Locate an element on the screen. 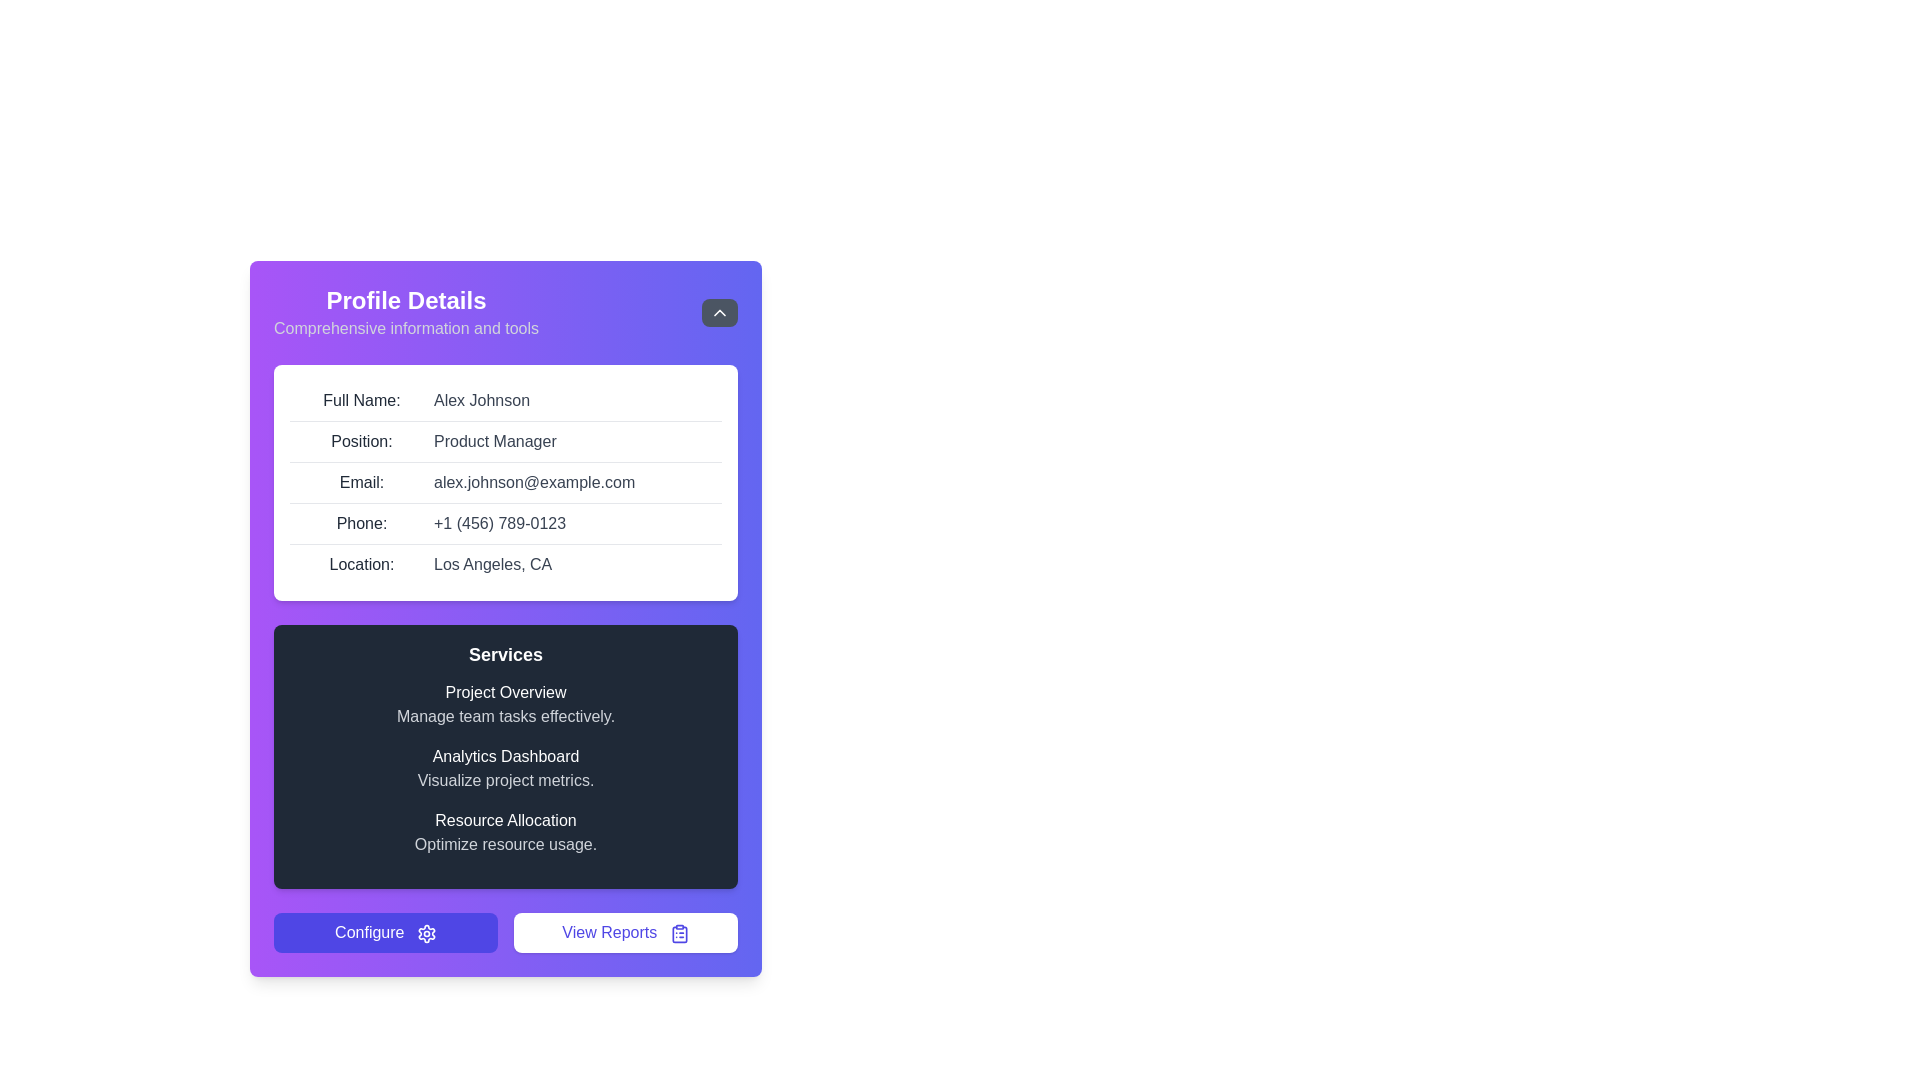 The width and height of the screenshot is (1920, 1080). the icon located immediately to the right of the 'View Reports' text at the bottom-right corner of the interface panel is located at coordinates (679, 933).